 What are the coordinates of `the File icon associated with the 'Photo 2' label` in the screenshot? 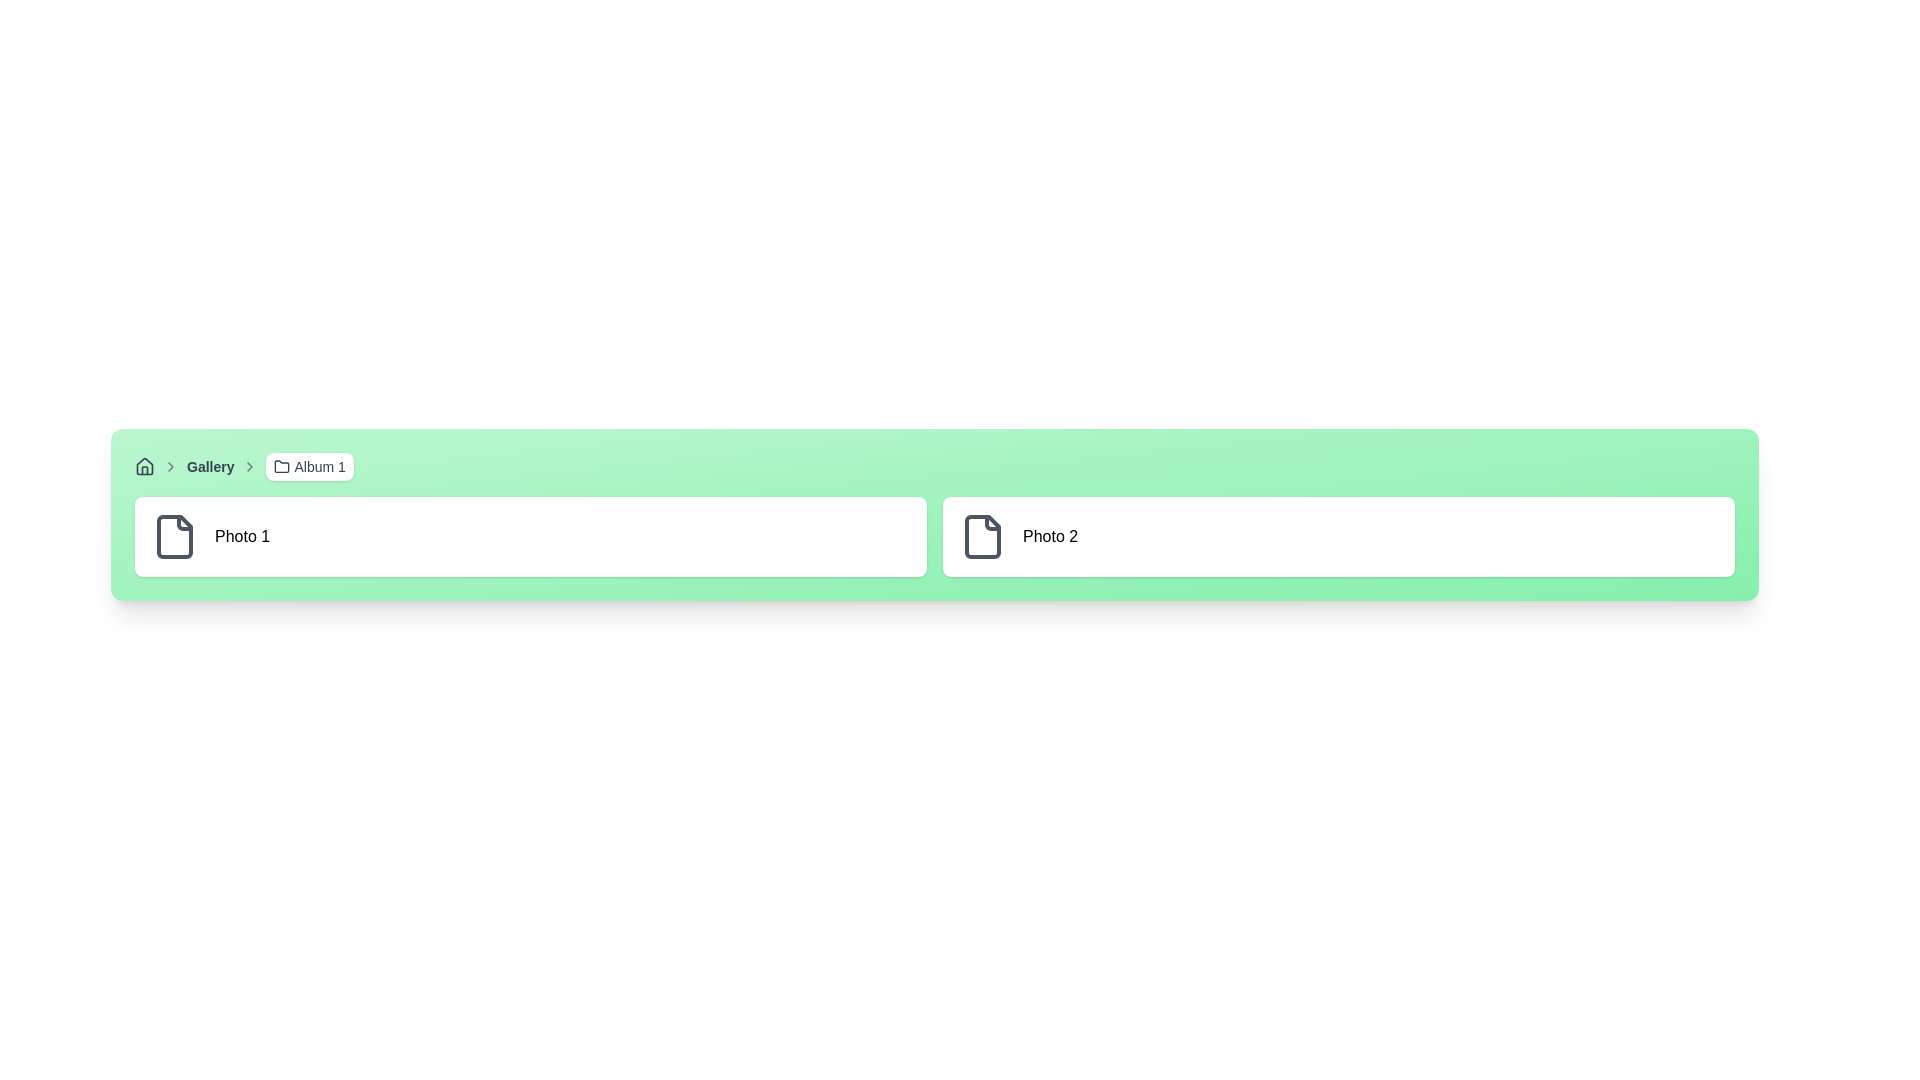 It's located at (983, 535).